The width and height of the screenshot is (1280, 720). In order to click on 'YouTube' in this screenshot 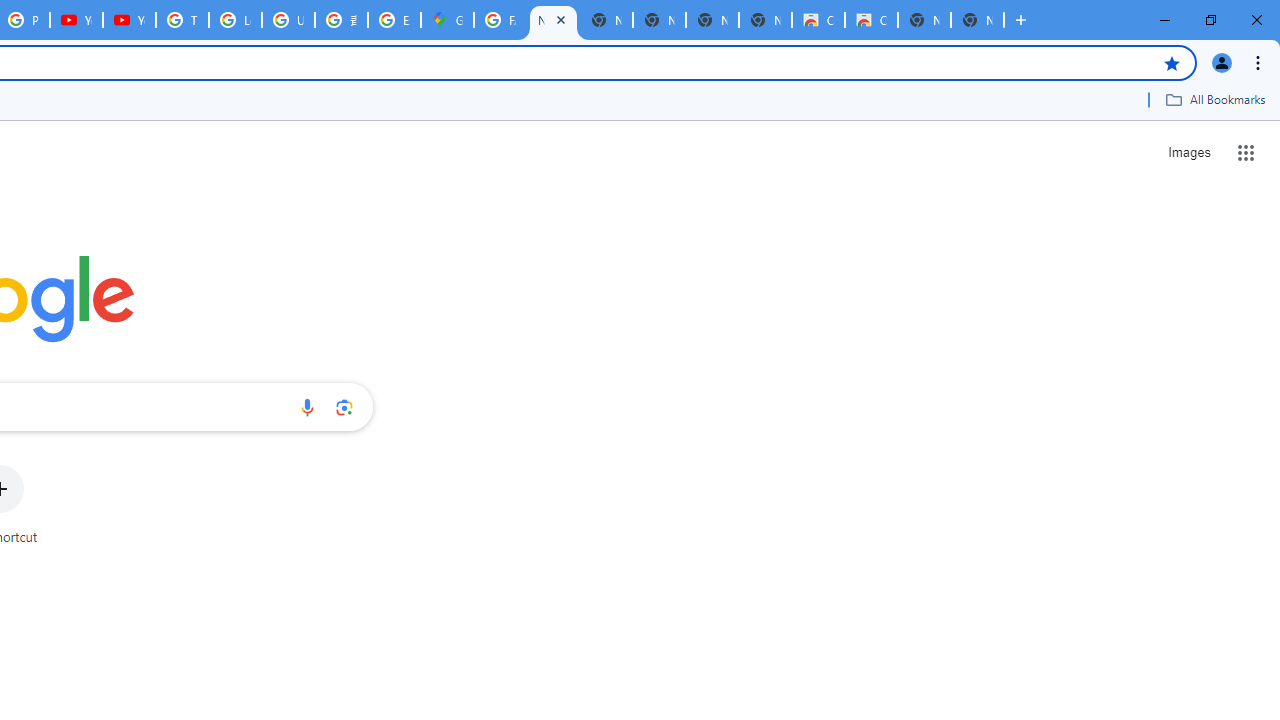, I will do `click(76, 20)`.